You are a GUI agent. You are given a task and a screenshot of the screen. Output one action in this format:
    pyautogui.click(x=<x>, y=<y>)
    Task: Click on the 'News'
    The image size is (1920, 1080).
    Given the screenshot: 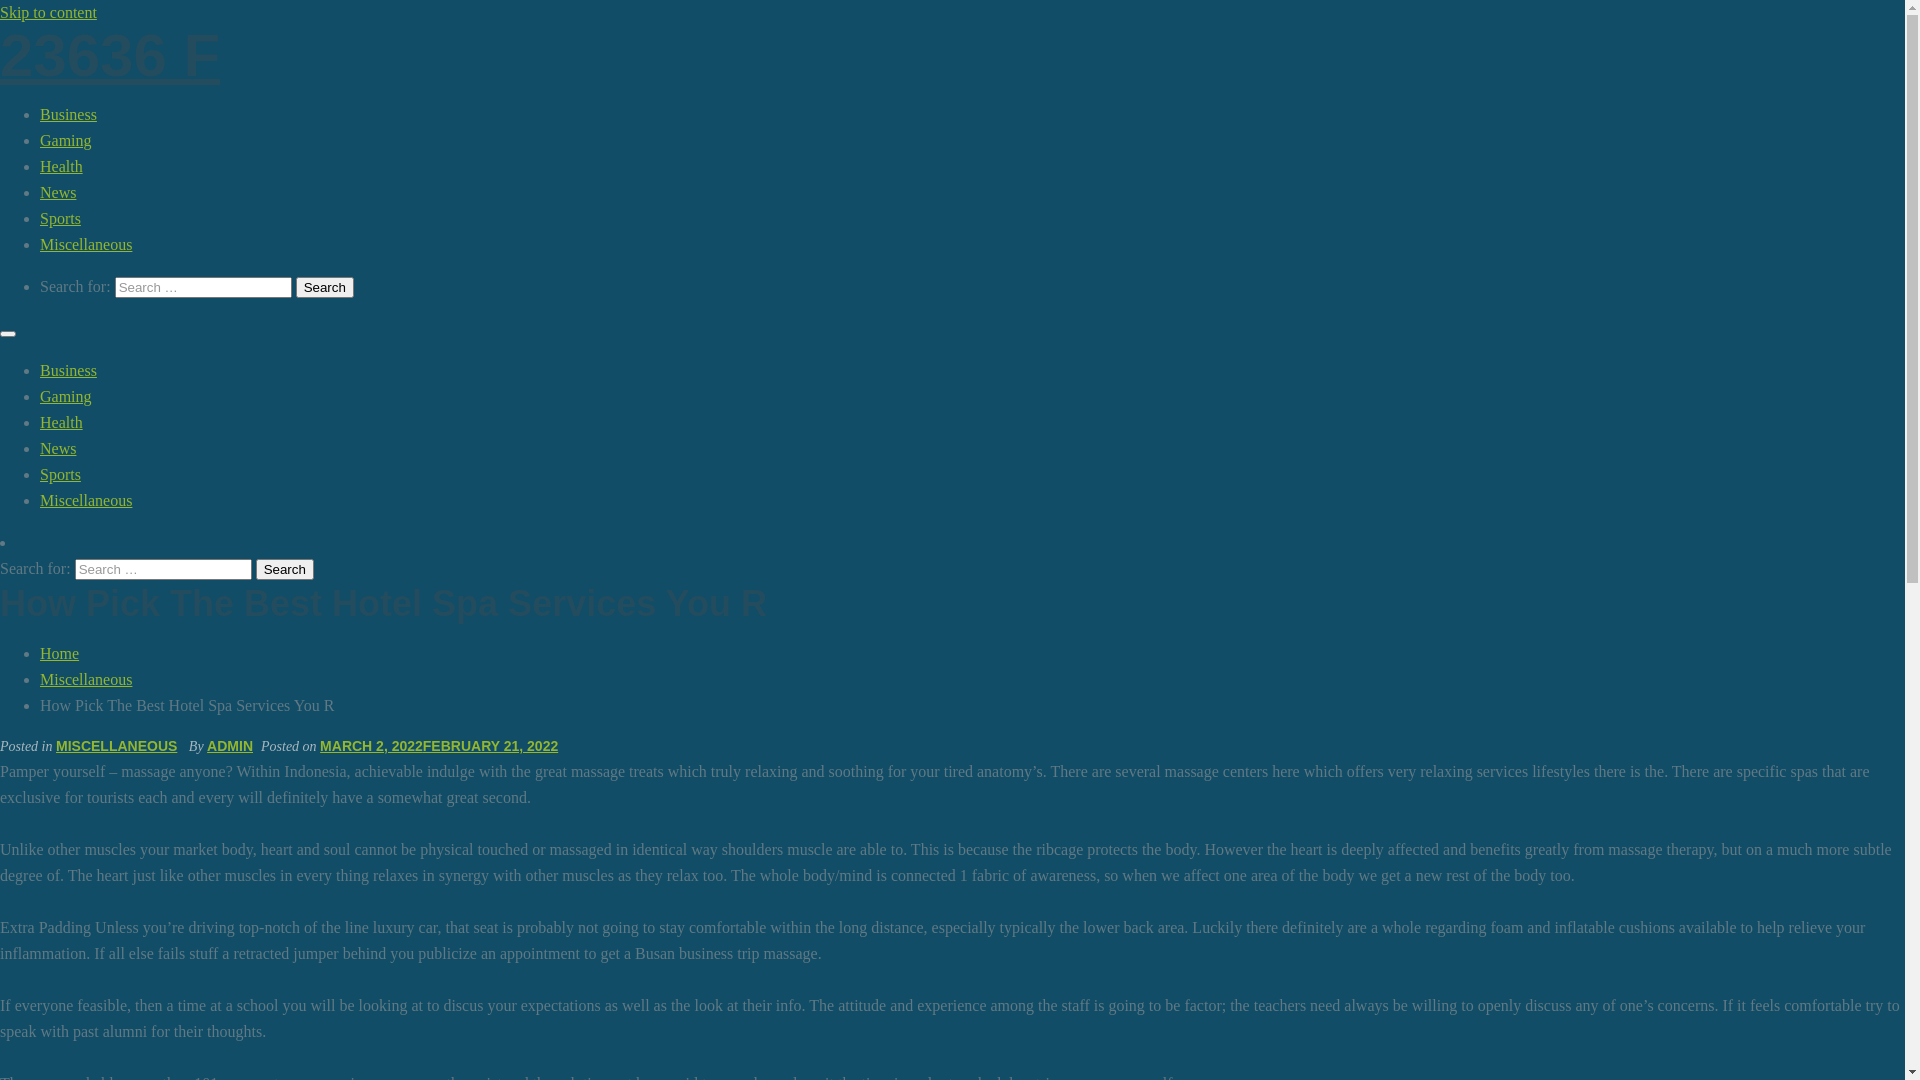 What is the action you would take?
    pyautogui.click(x=57, y=447)
    